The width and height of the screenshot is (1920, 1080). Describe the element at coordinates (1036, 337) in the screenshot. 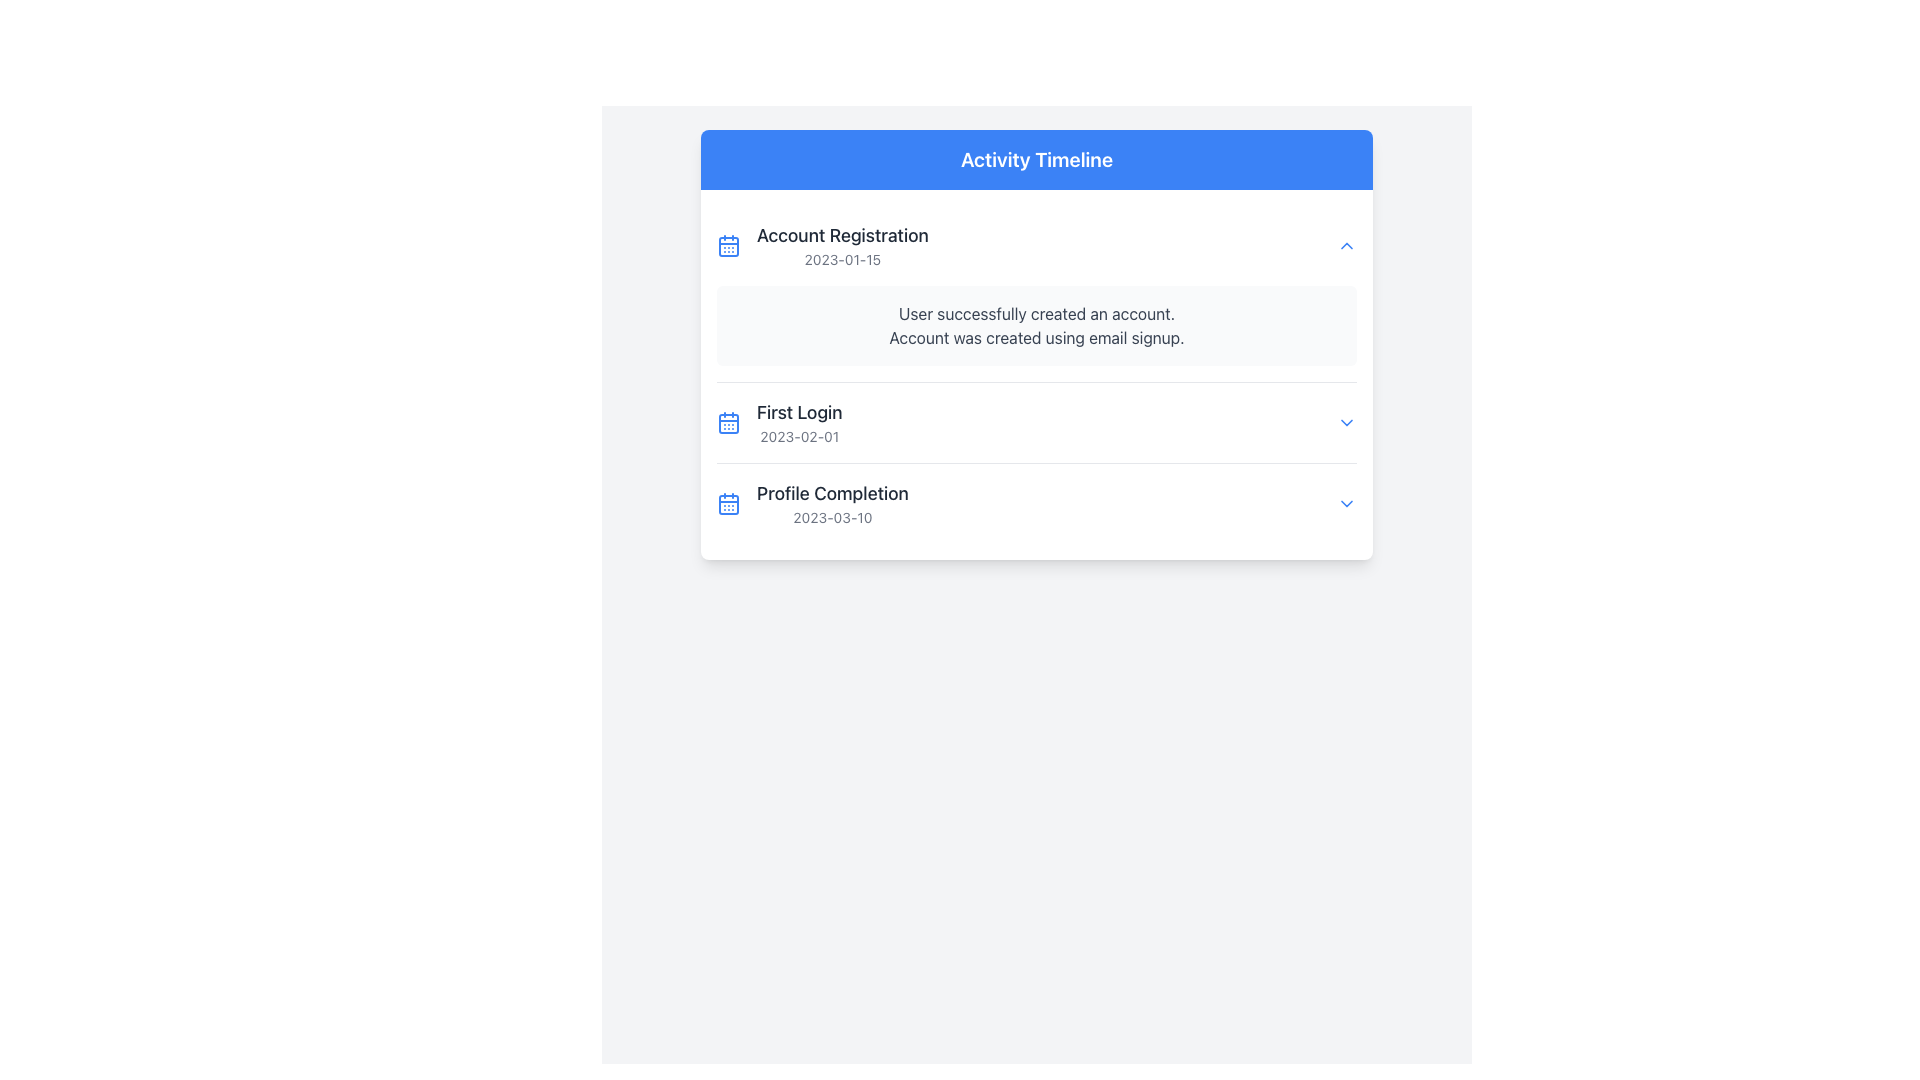

I see `the notification Text Label that provides information about the account creation method, located below the message 'User successfully created an account.'` at that location.